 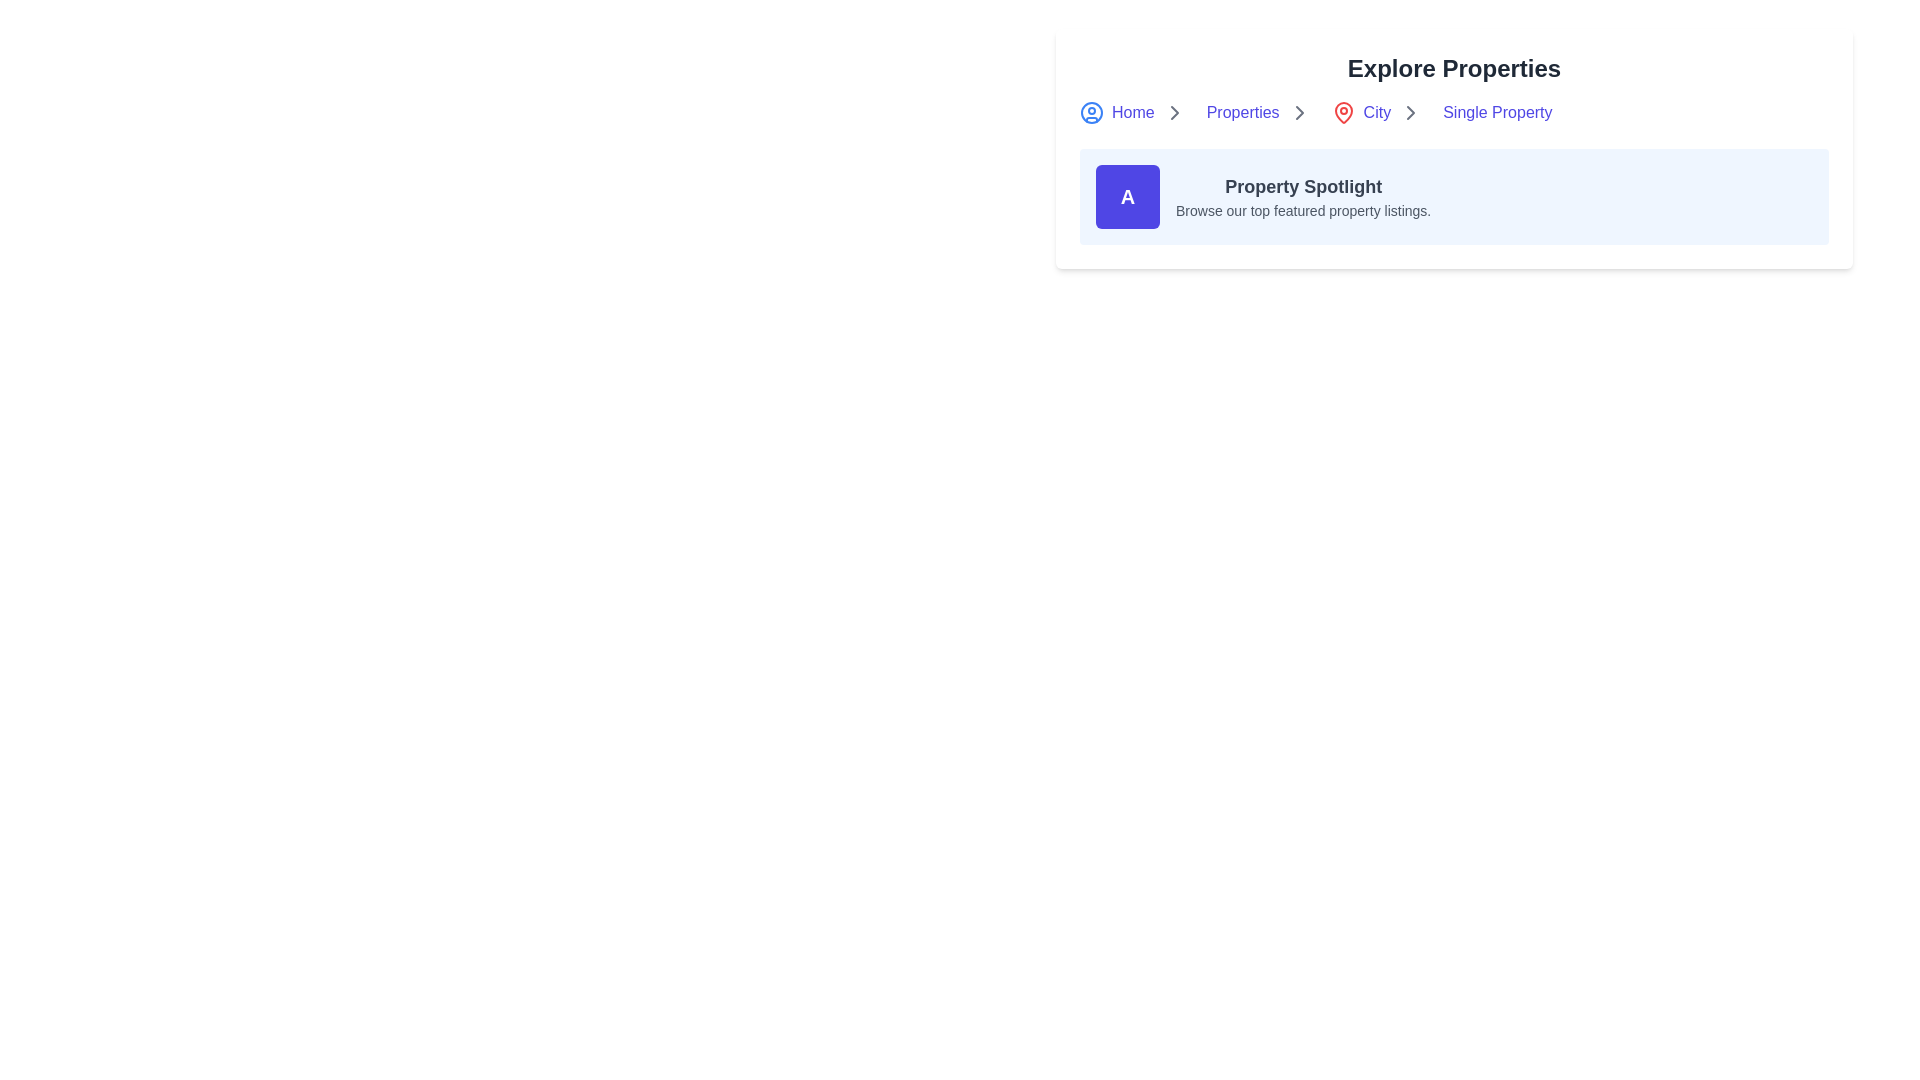 What do you see at coordinates (1303, 211) in the screenshot?
I see `the static text description that provides supporting information about the 'Property Spotlight' header, which is located directly below the header and centered within a blue-highlighted section` at bounding box center [1303, 211].